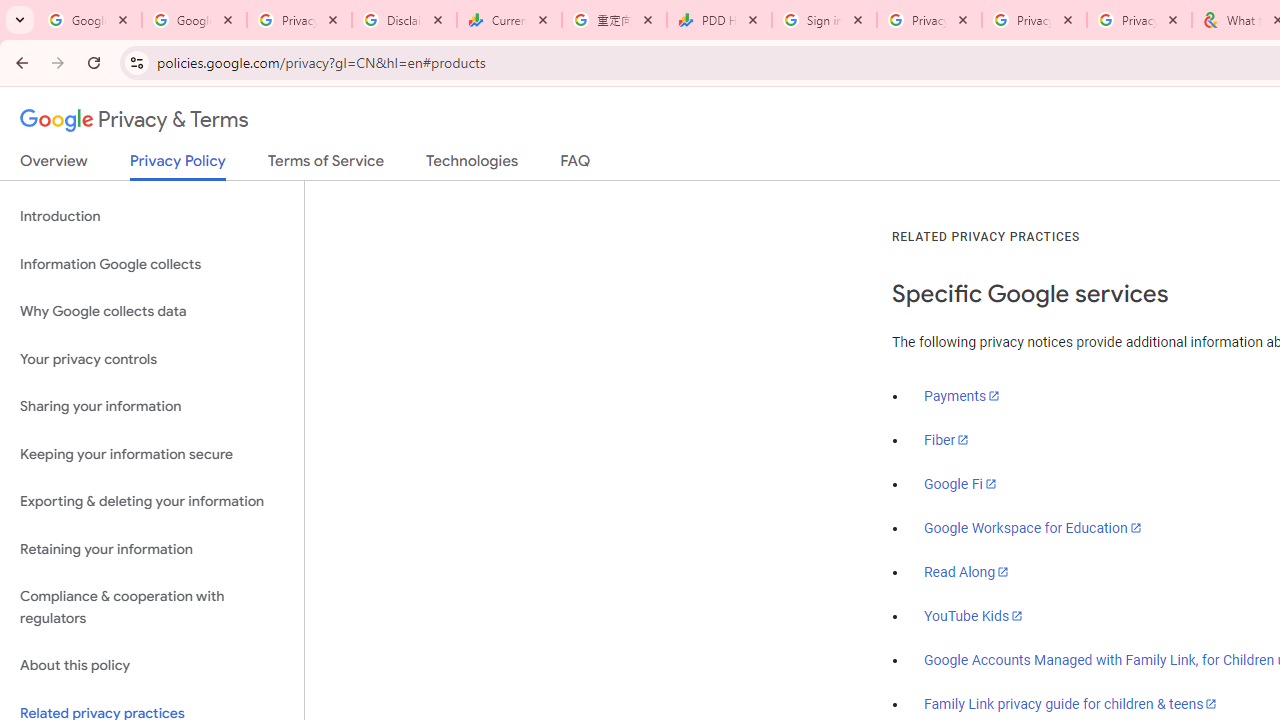 This screenshot has width=1280, height=720. What do you see at coordinates (509, 20) in the screenshot?
I see `'Currencies - Google Finance'` at bounding box center [509, 20].